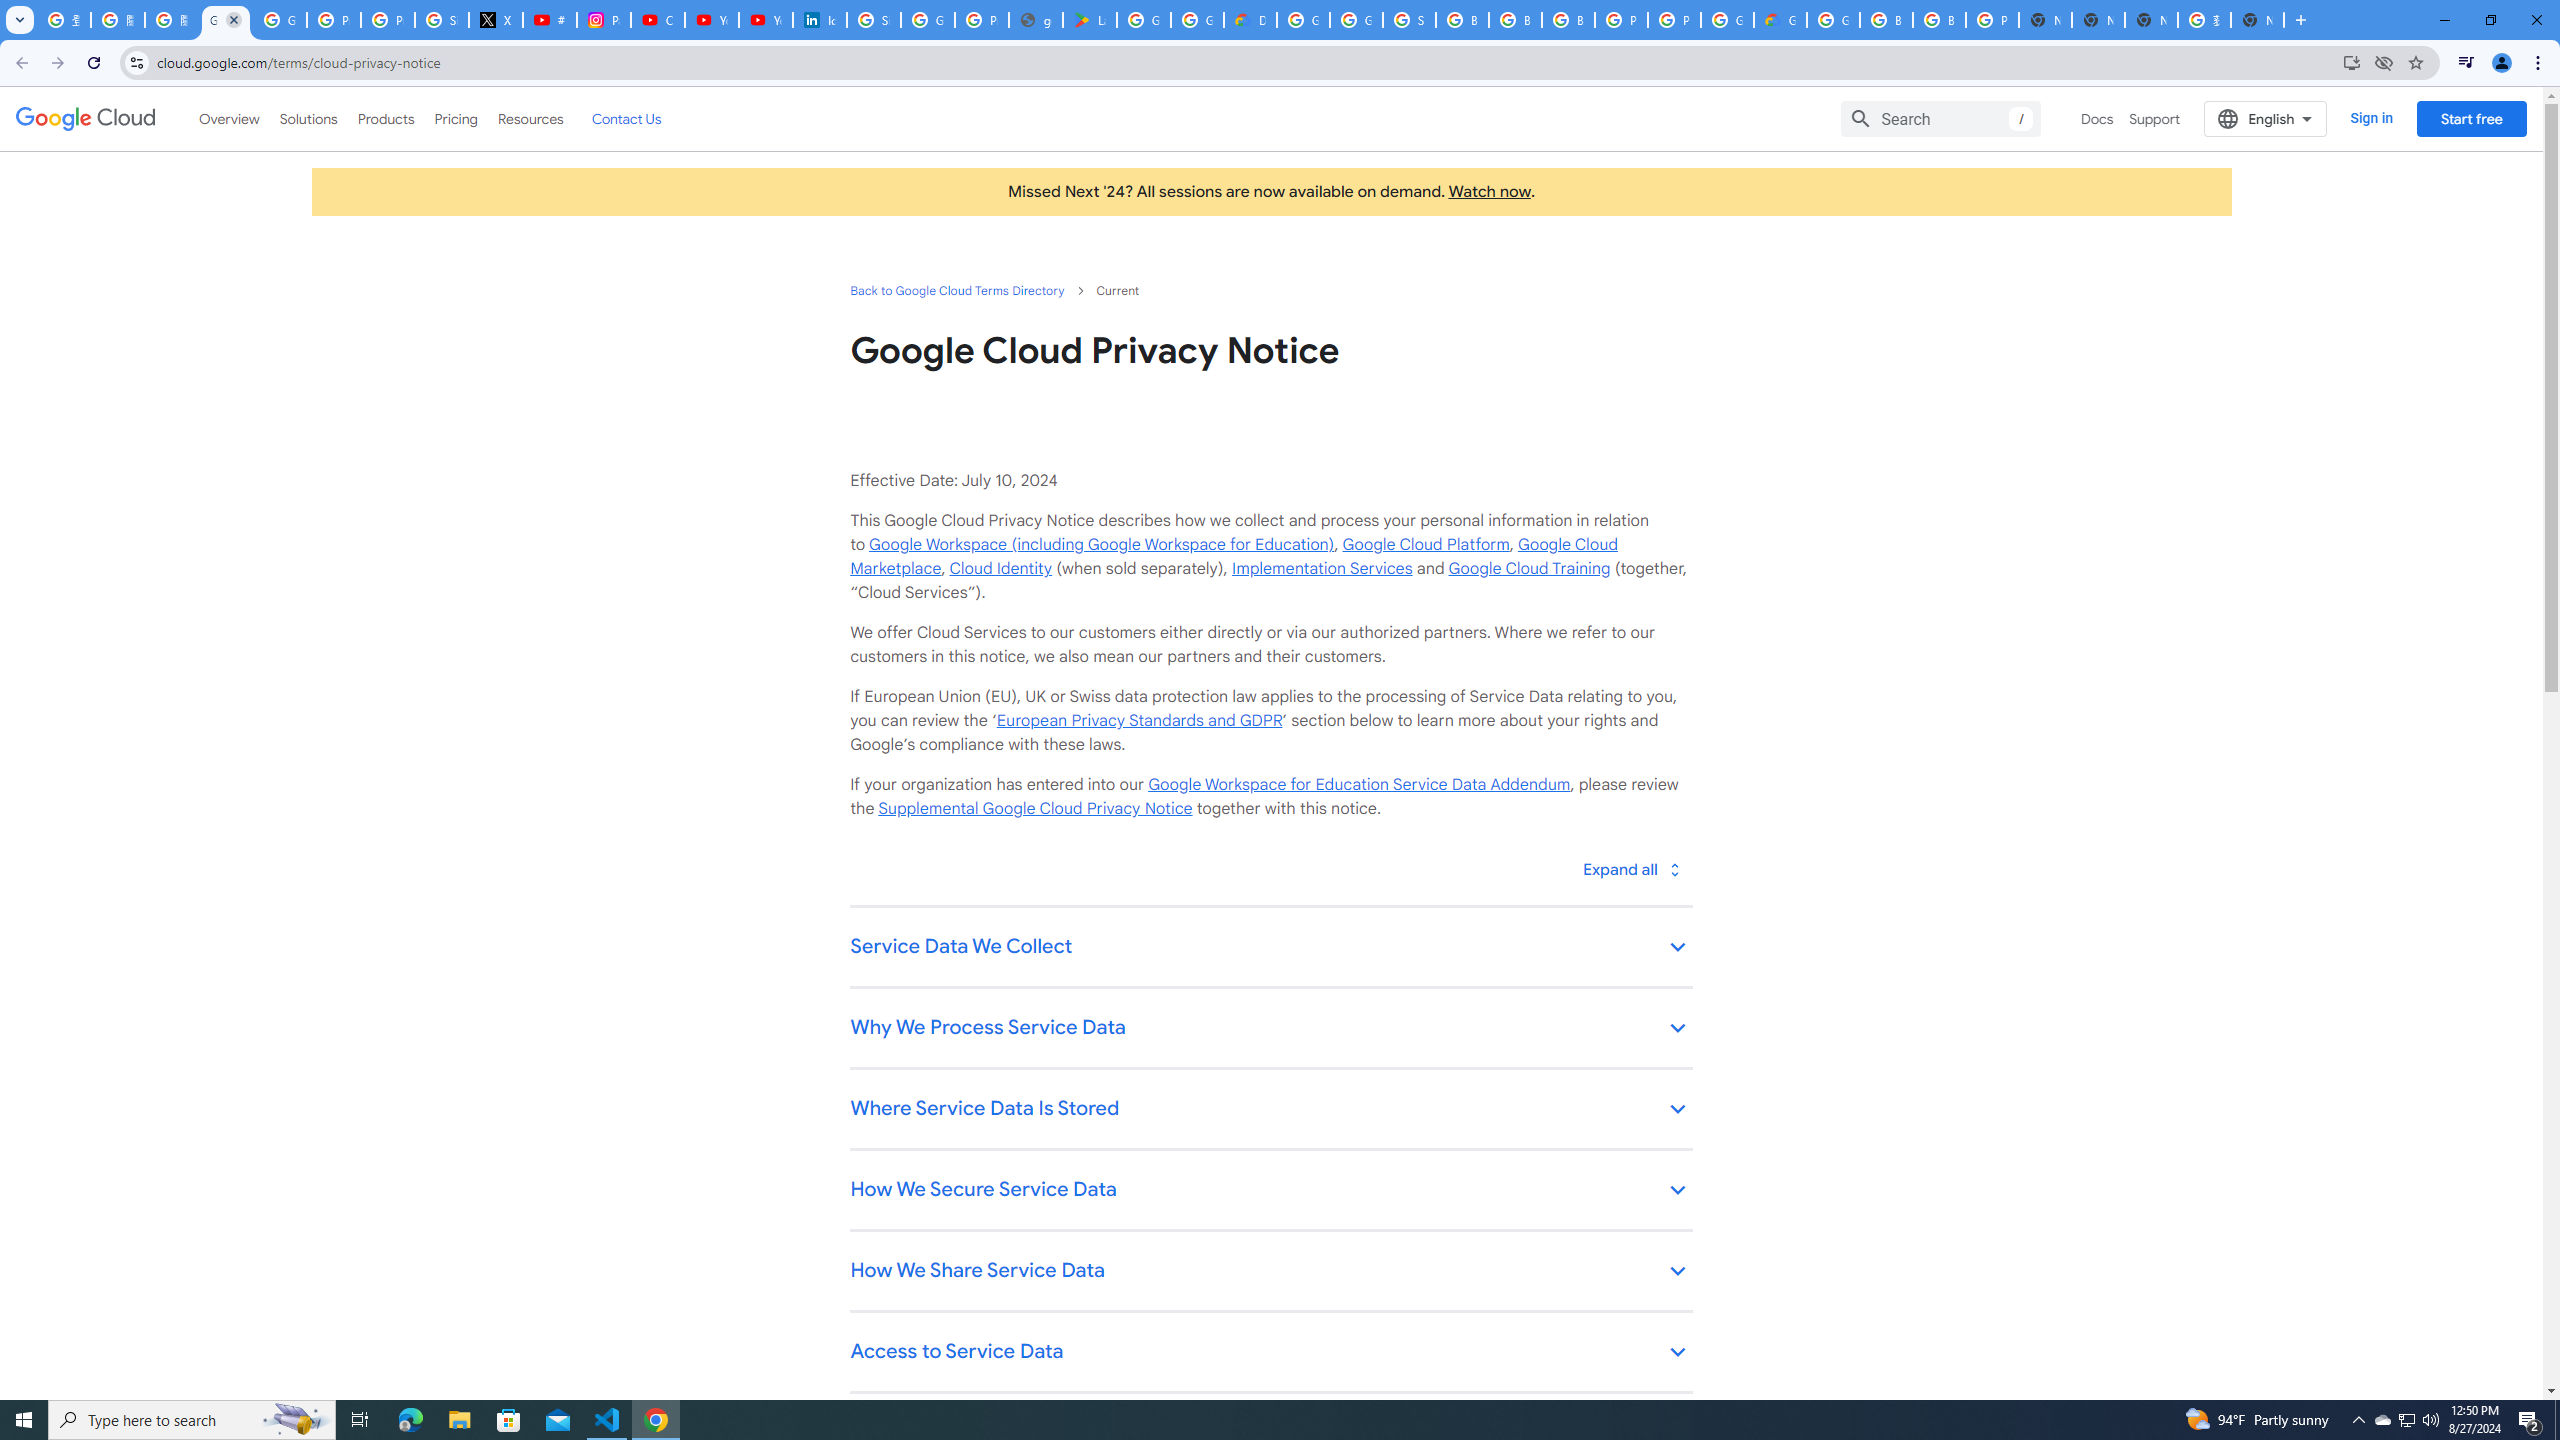 Image resolution: width=2560 pixels, height=1440 pixels. What do you see at coordinates (765, 19) in the screenshot?
I see `'YouTube Culture & Trends - YouTube Top 10, 2021'` at bounding box center [765, 19].